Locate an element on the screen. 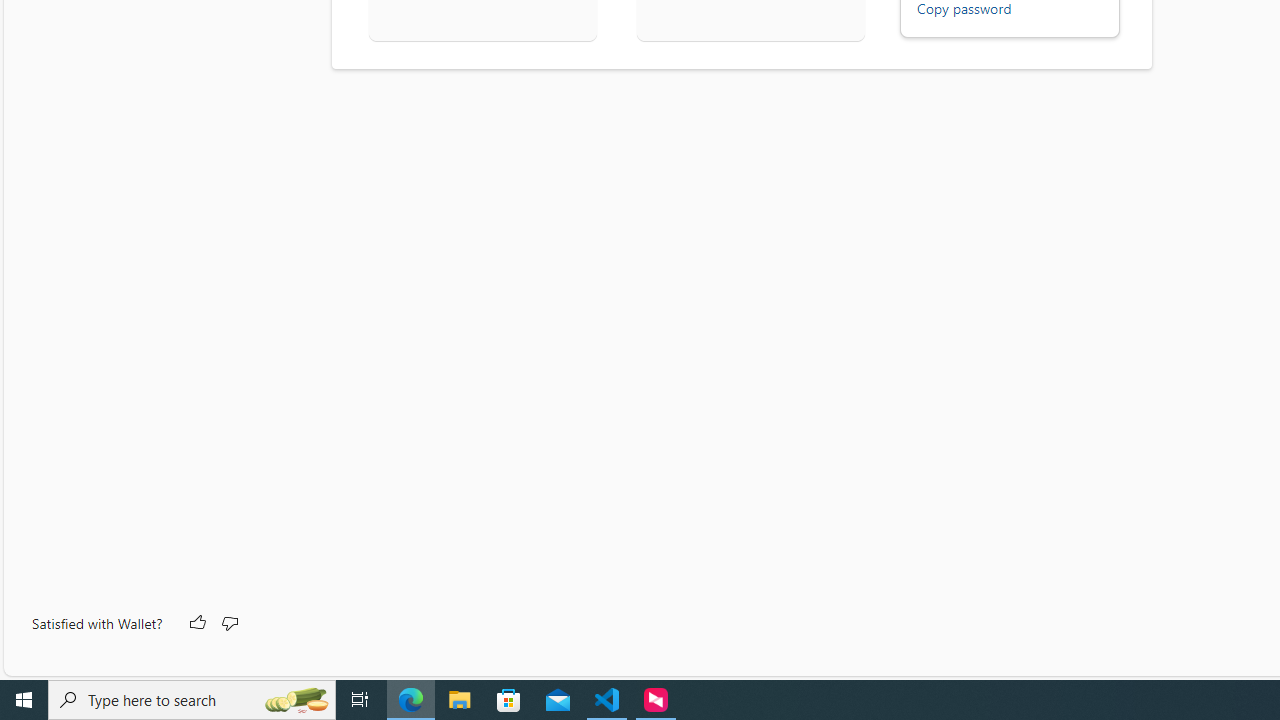  'Like' is located at coordinates (197, 622).